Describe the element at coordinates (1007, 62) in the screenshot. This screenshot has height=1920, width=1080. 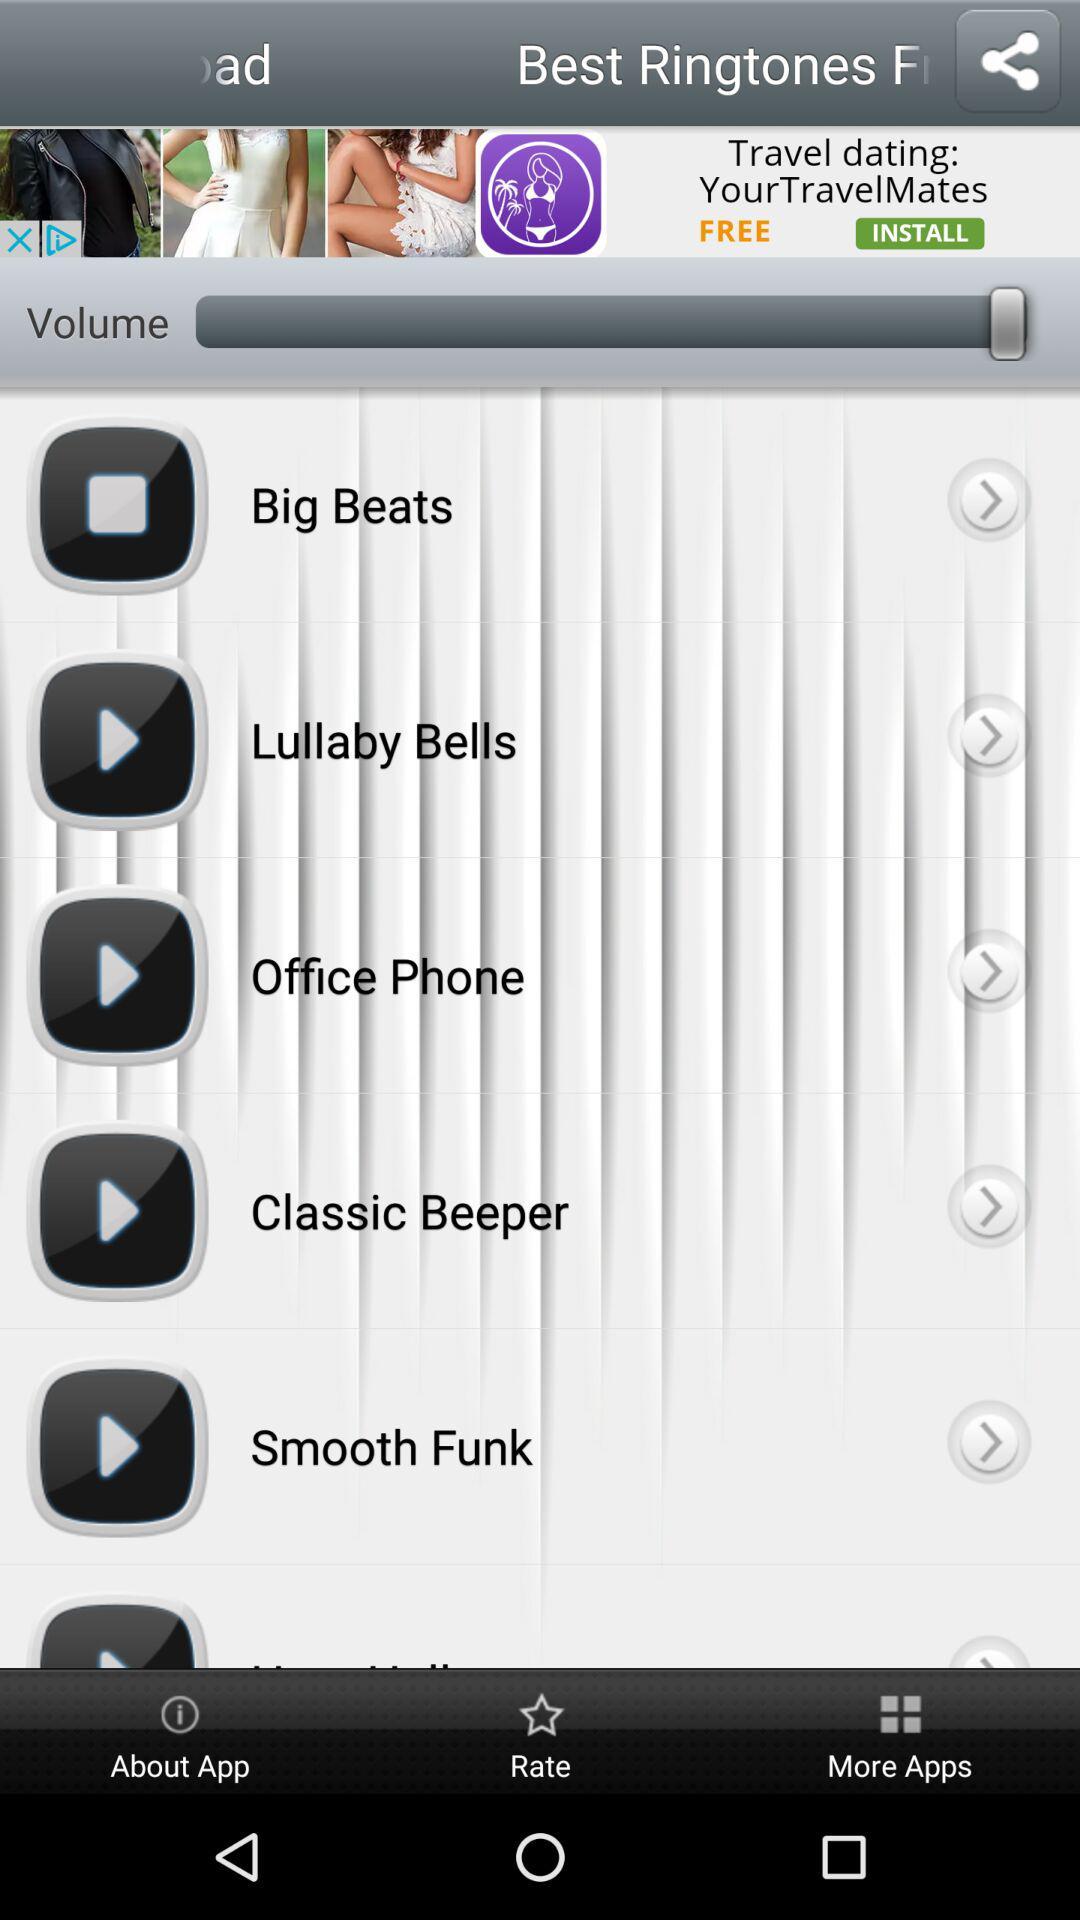
I see `open the share menu` at that location.